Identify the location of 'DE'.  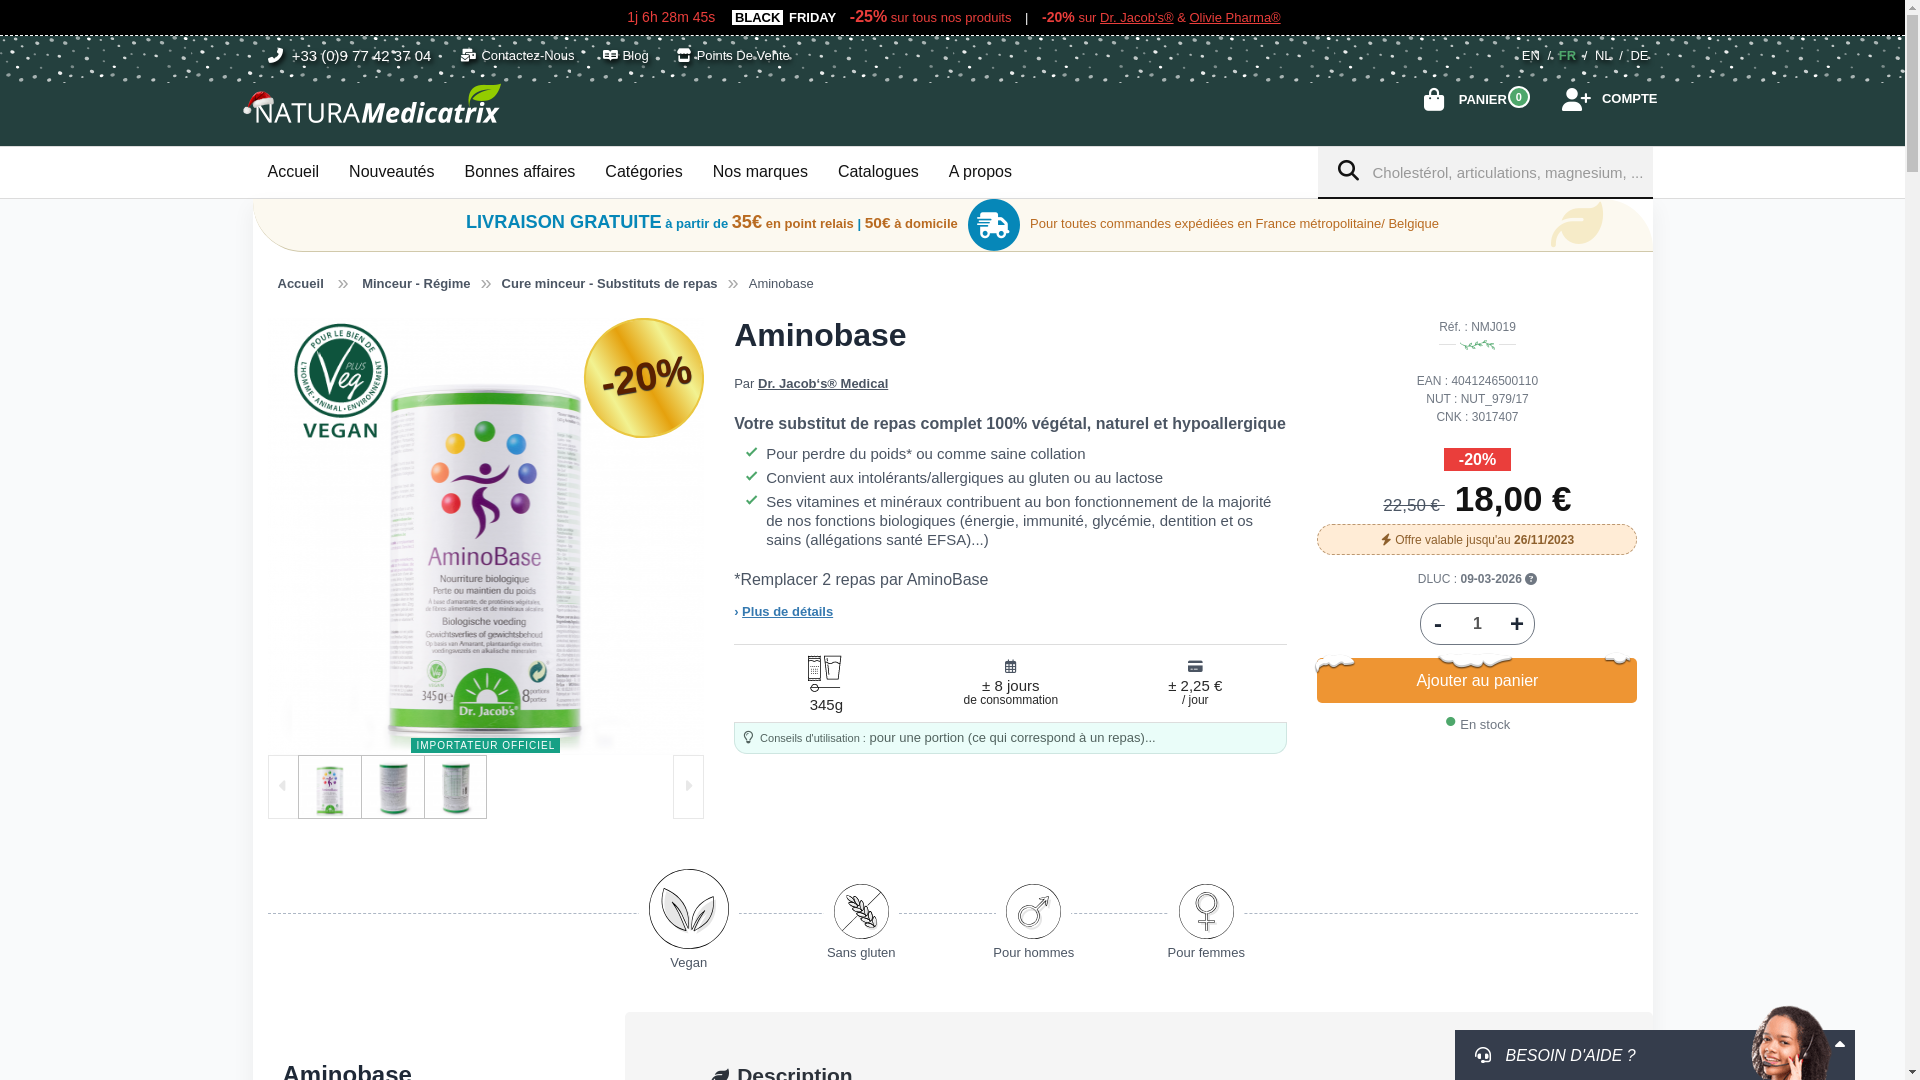
(1638, 55).